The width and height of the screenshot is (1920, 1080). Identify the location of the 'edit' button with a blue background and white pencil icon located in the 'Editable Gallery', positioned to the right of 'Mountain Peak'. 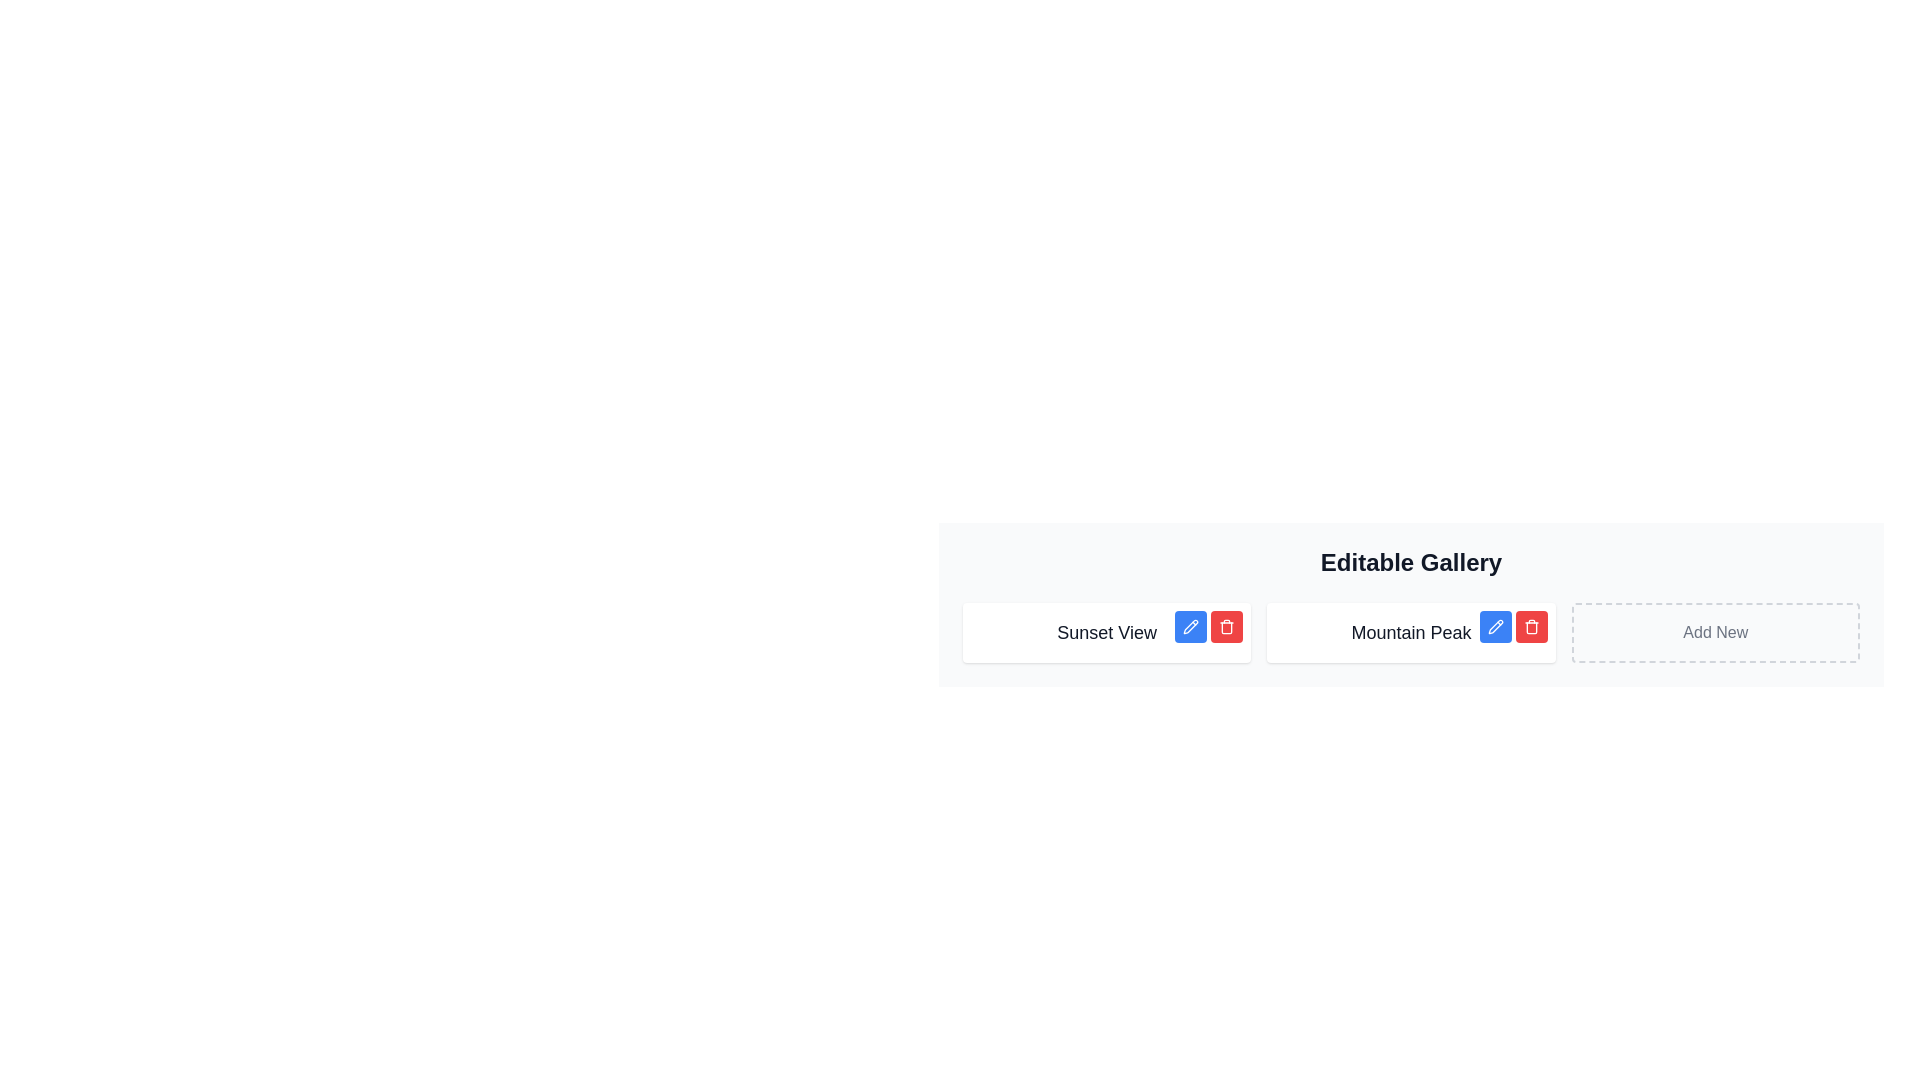
(1495, 626).